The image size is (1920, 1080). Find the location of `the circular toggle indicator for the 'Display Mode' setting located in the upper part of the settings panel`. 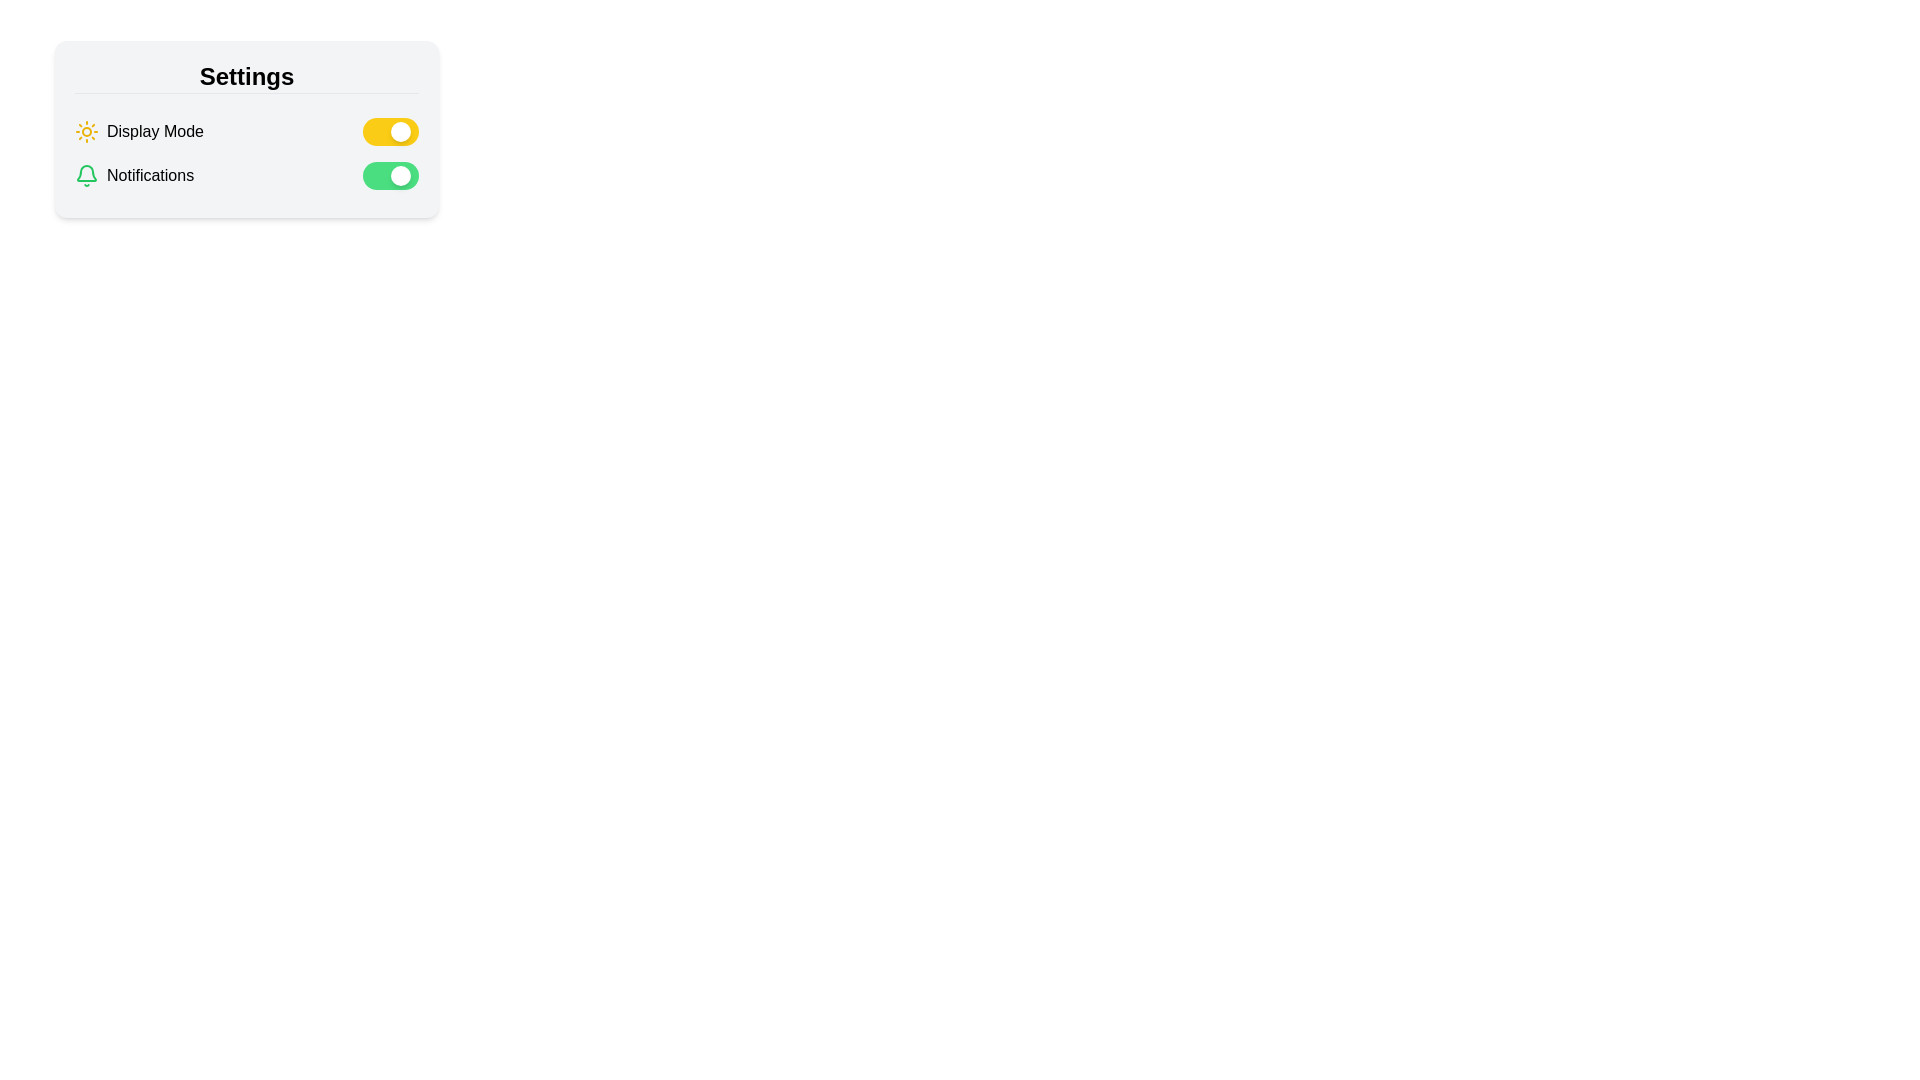

the circular toggle indicator for the 'Display Mode' setting located in the upper part of the settings panel is located at coordinates (400, 131).